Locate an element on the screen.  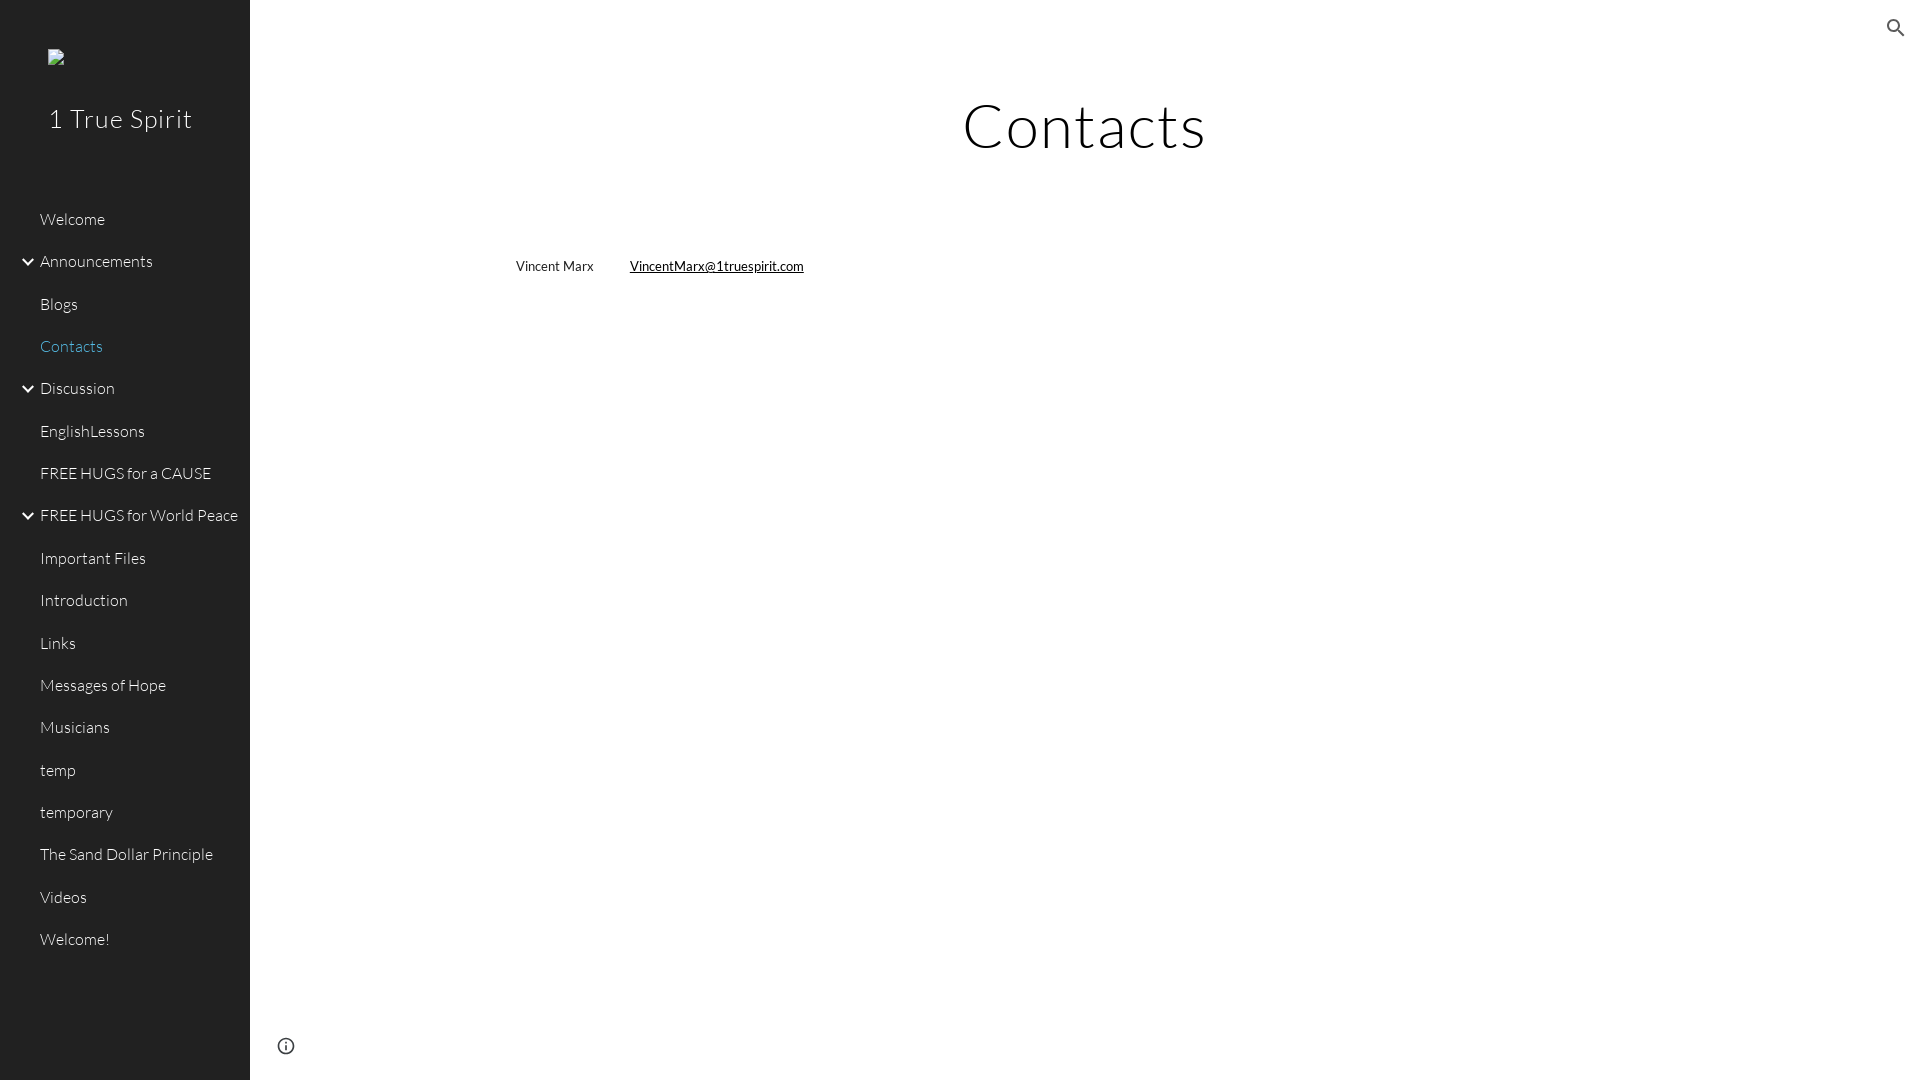
'Blogs' is located at coordinates (136, 304).